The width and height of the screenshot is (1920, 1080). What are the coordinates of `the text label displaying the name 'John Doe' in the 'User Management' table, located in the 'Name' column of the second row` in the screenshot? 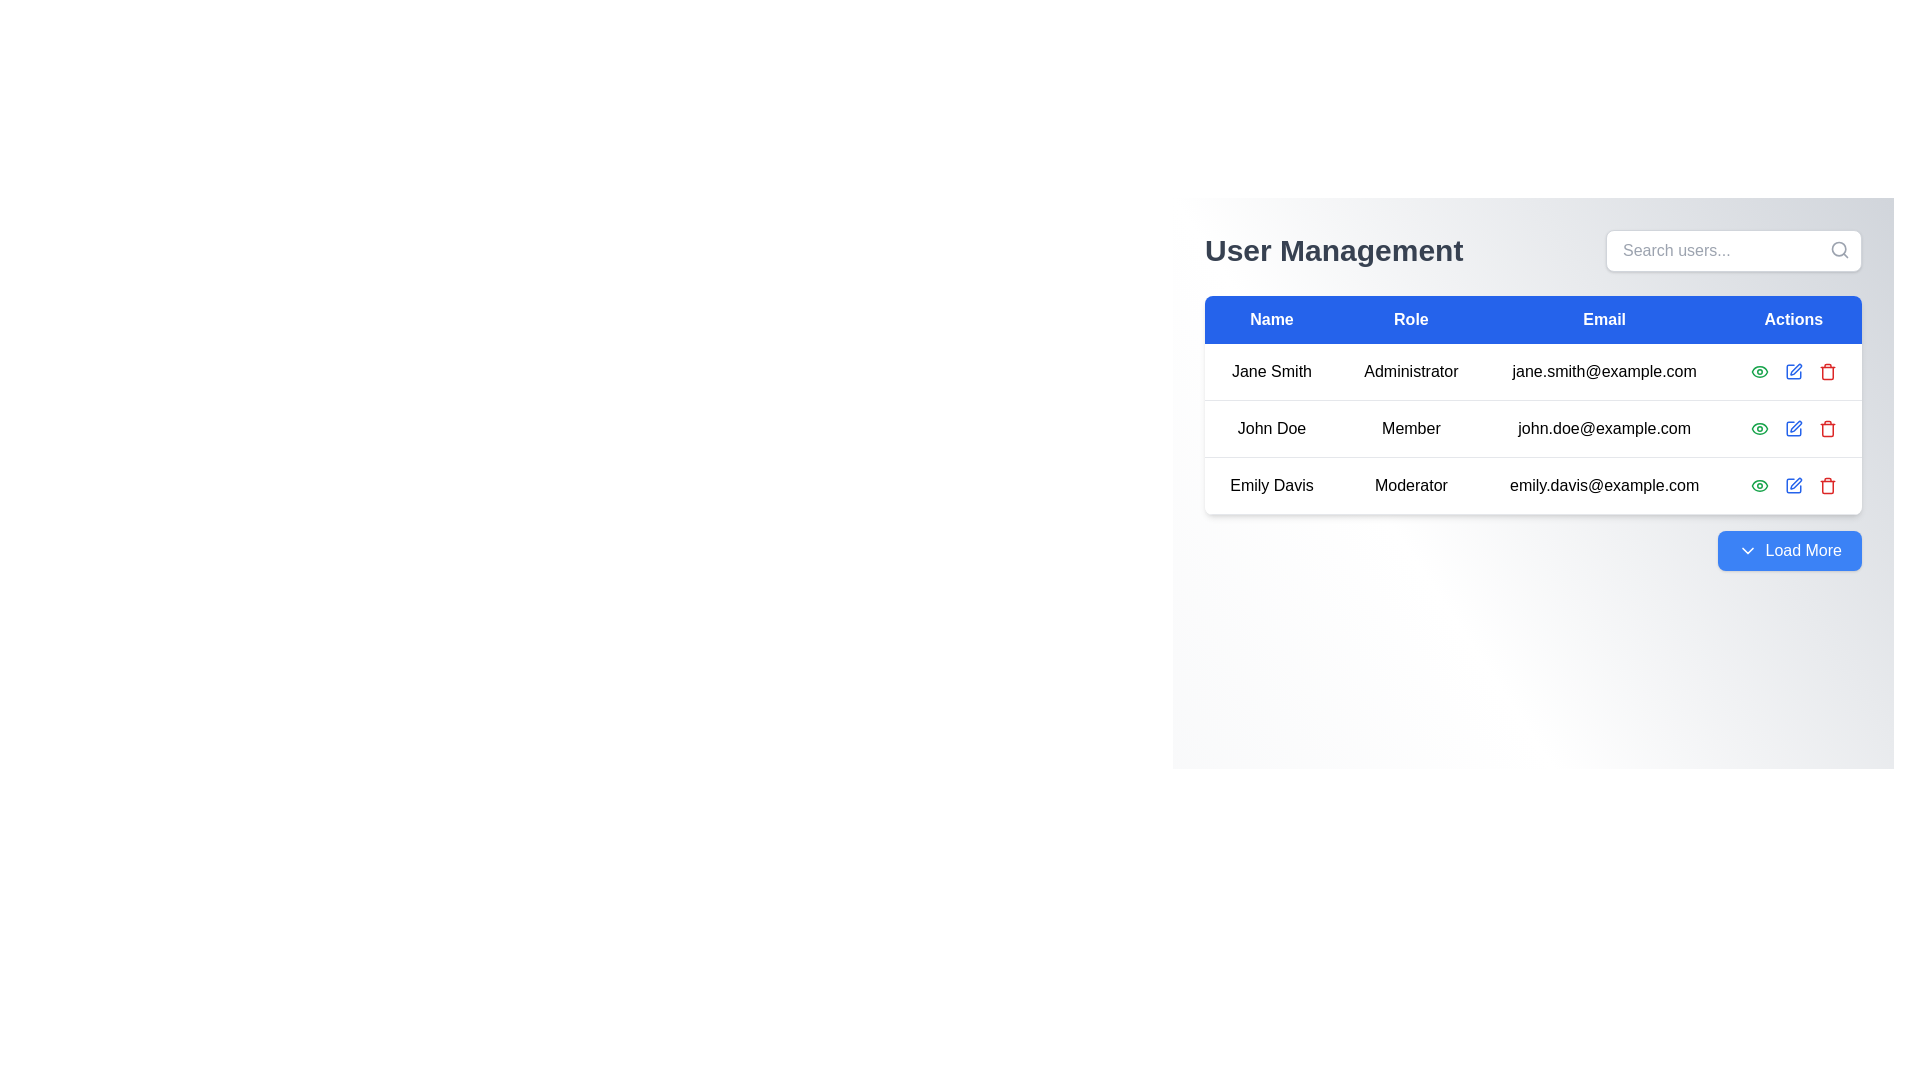 It's located at (1271, 427).